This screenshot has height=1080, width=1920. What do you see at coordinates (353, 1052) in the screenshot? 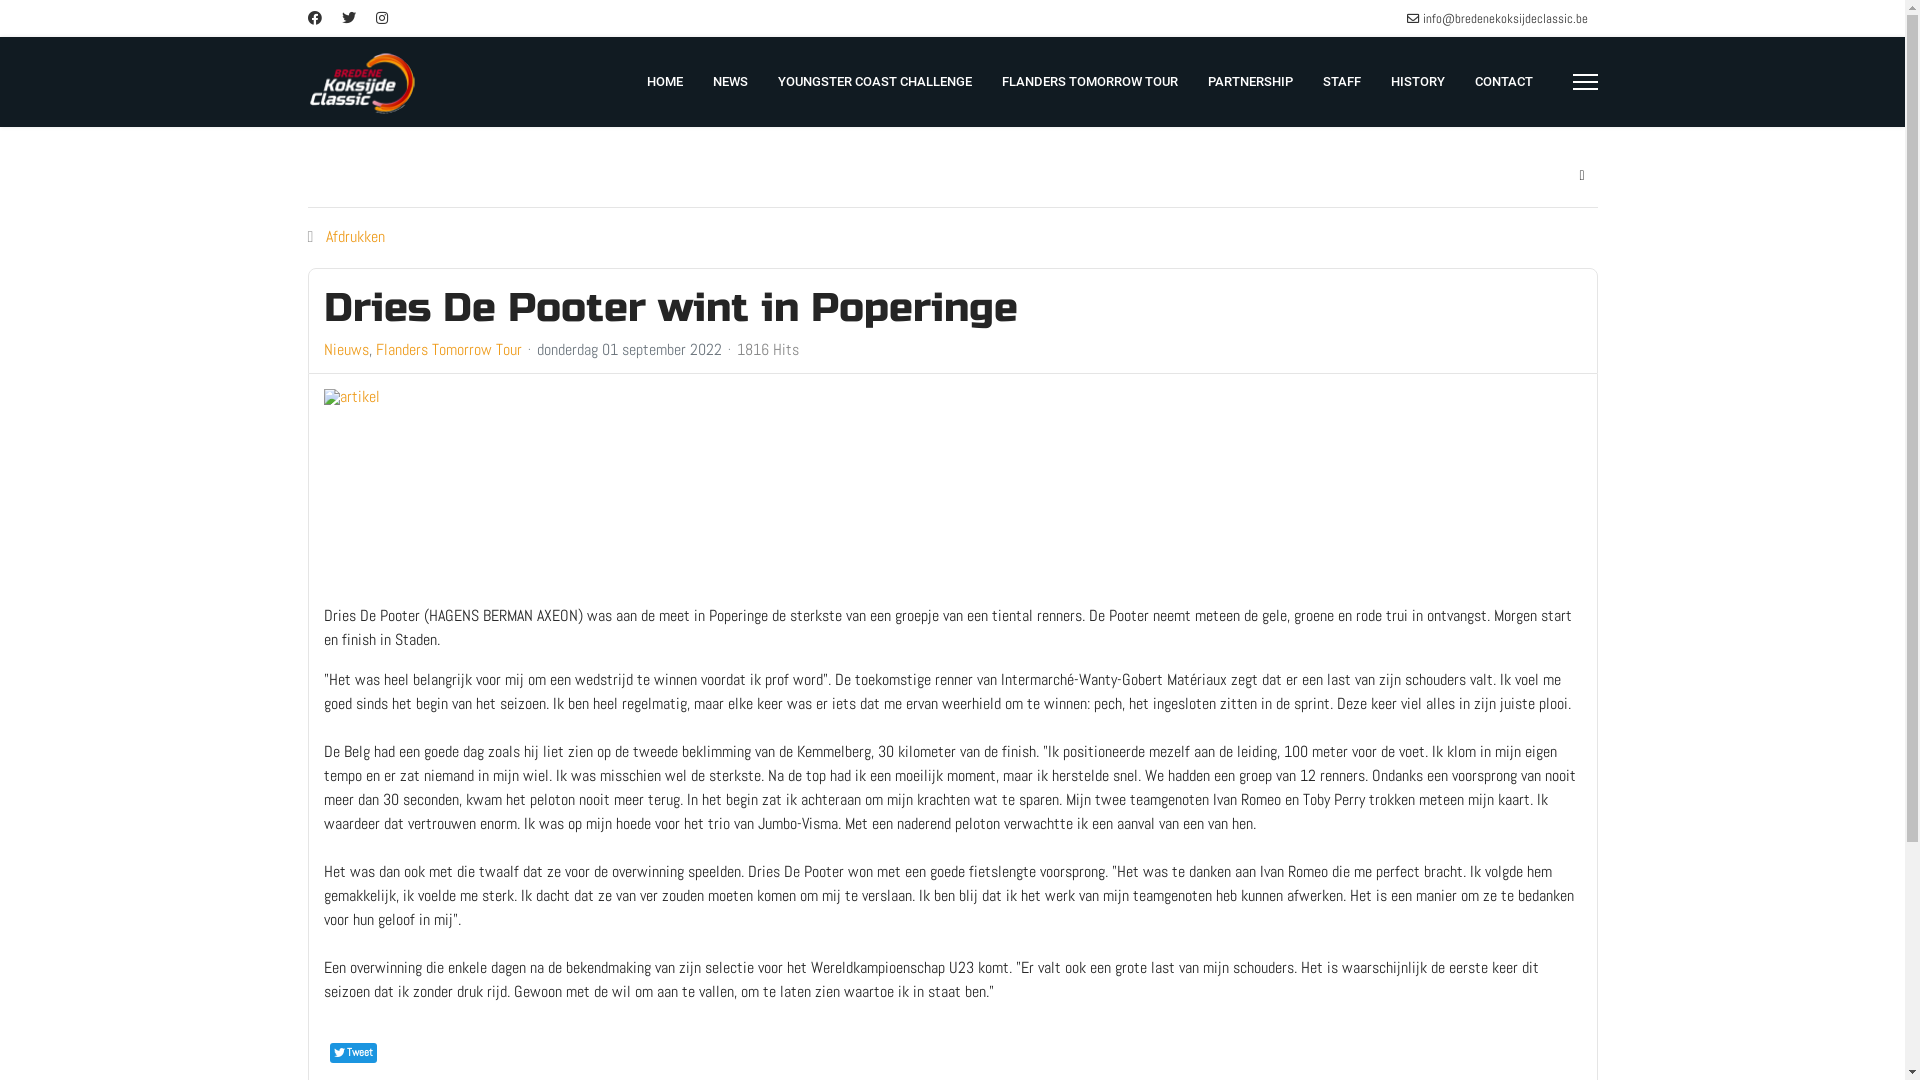
I see `'Tweet'` at bounding box center [353, 1052].